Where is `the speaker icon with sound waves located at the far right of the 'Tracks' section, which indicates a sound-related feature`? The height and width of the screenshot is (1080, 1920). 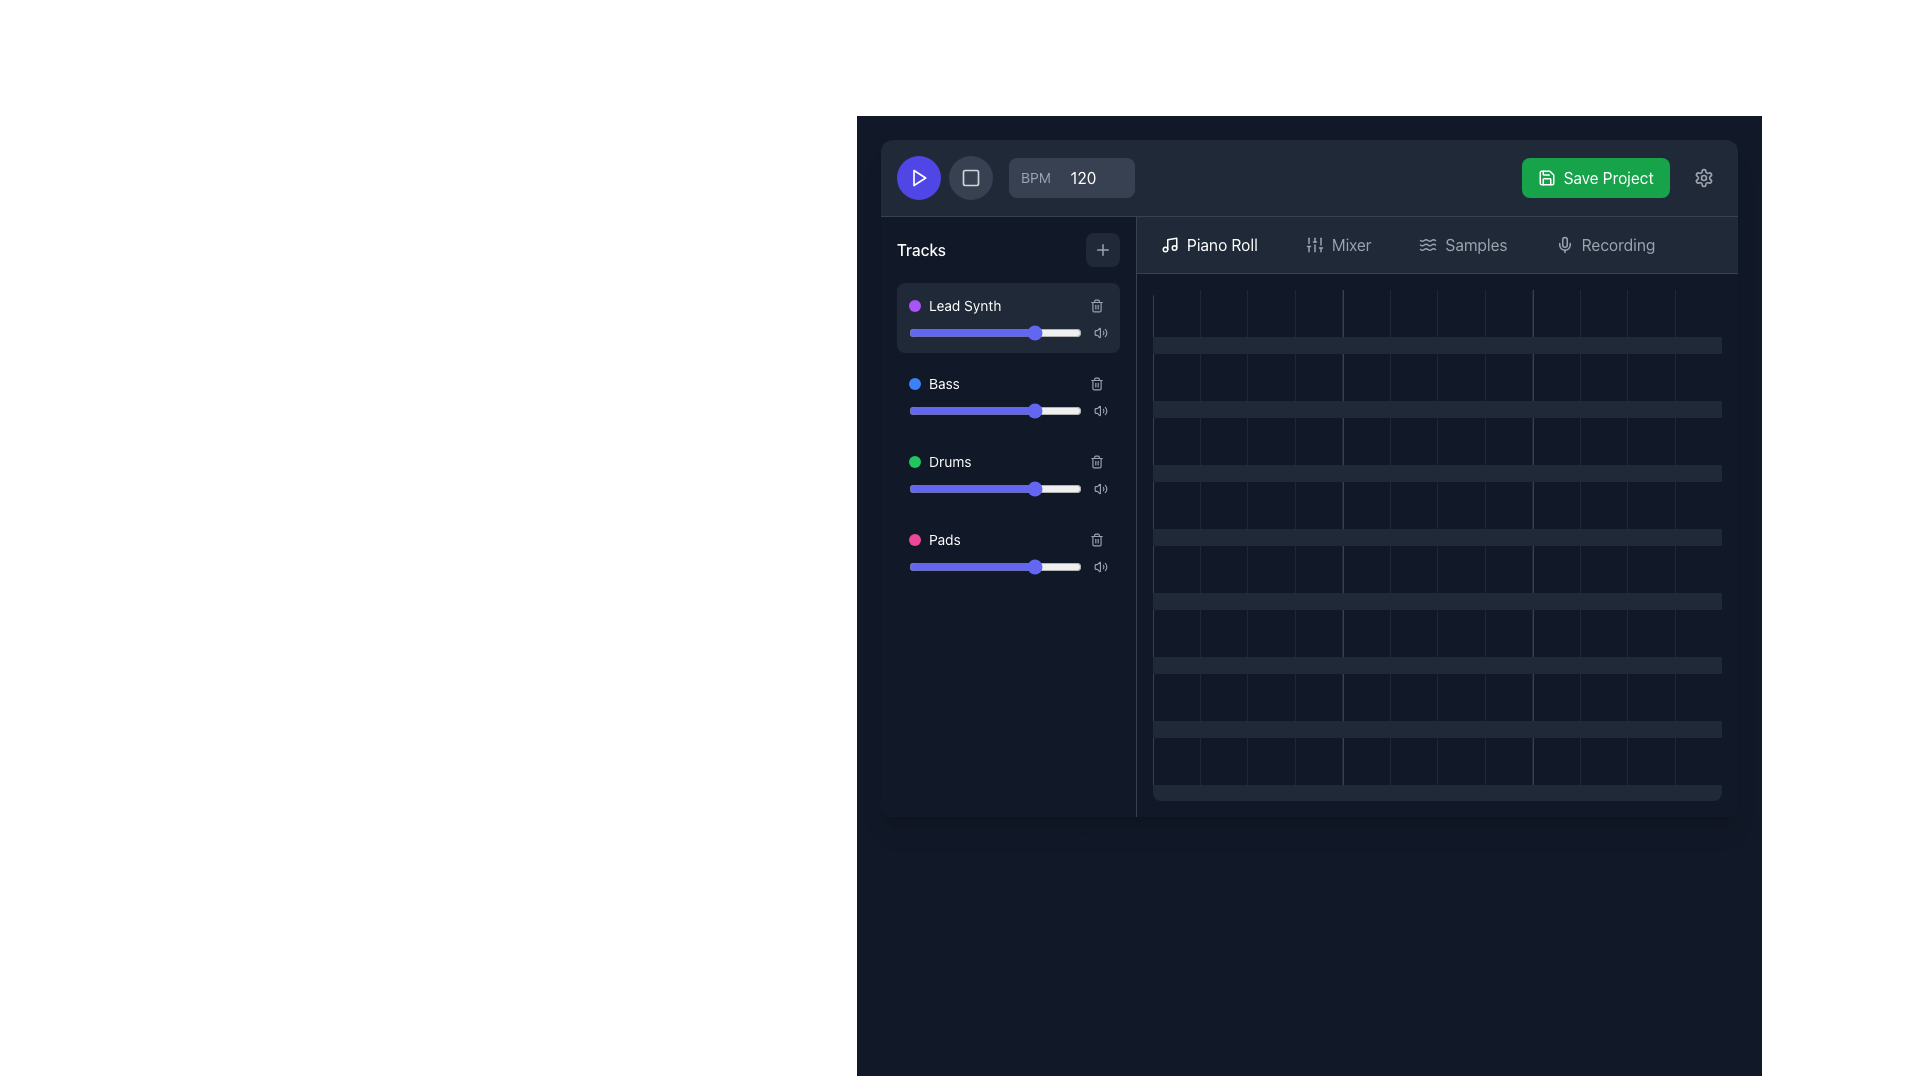 the speaker icon with sound waves located at the far right of the 'Tracks' section, which indicates a sound-related feature is located at coordinates (1099, 410).